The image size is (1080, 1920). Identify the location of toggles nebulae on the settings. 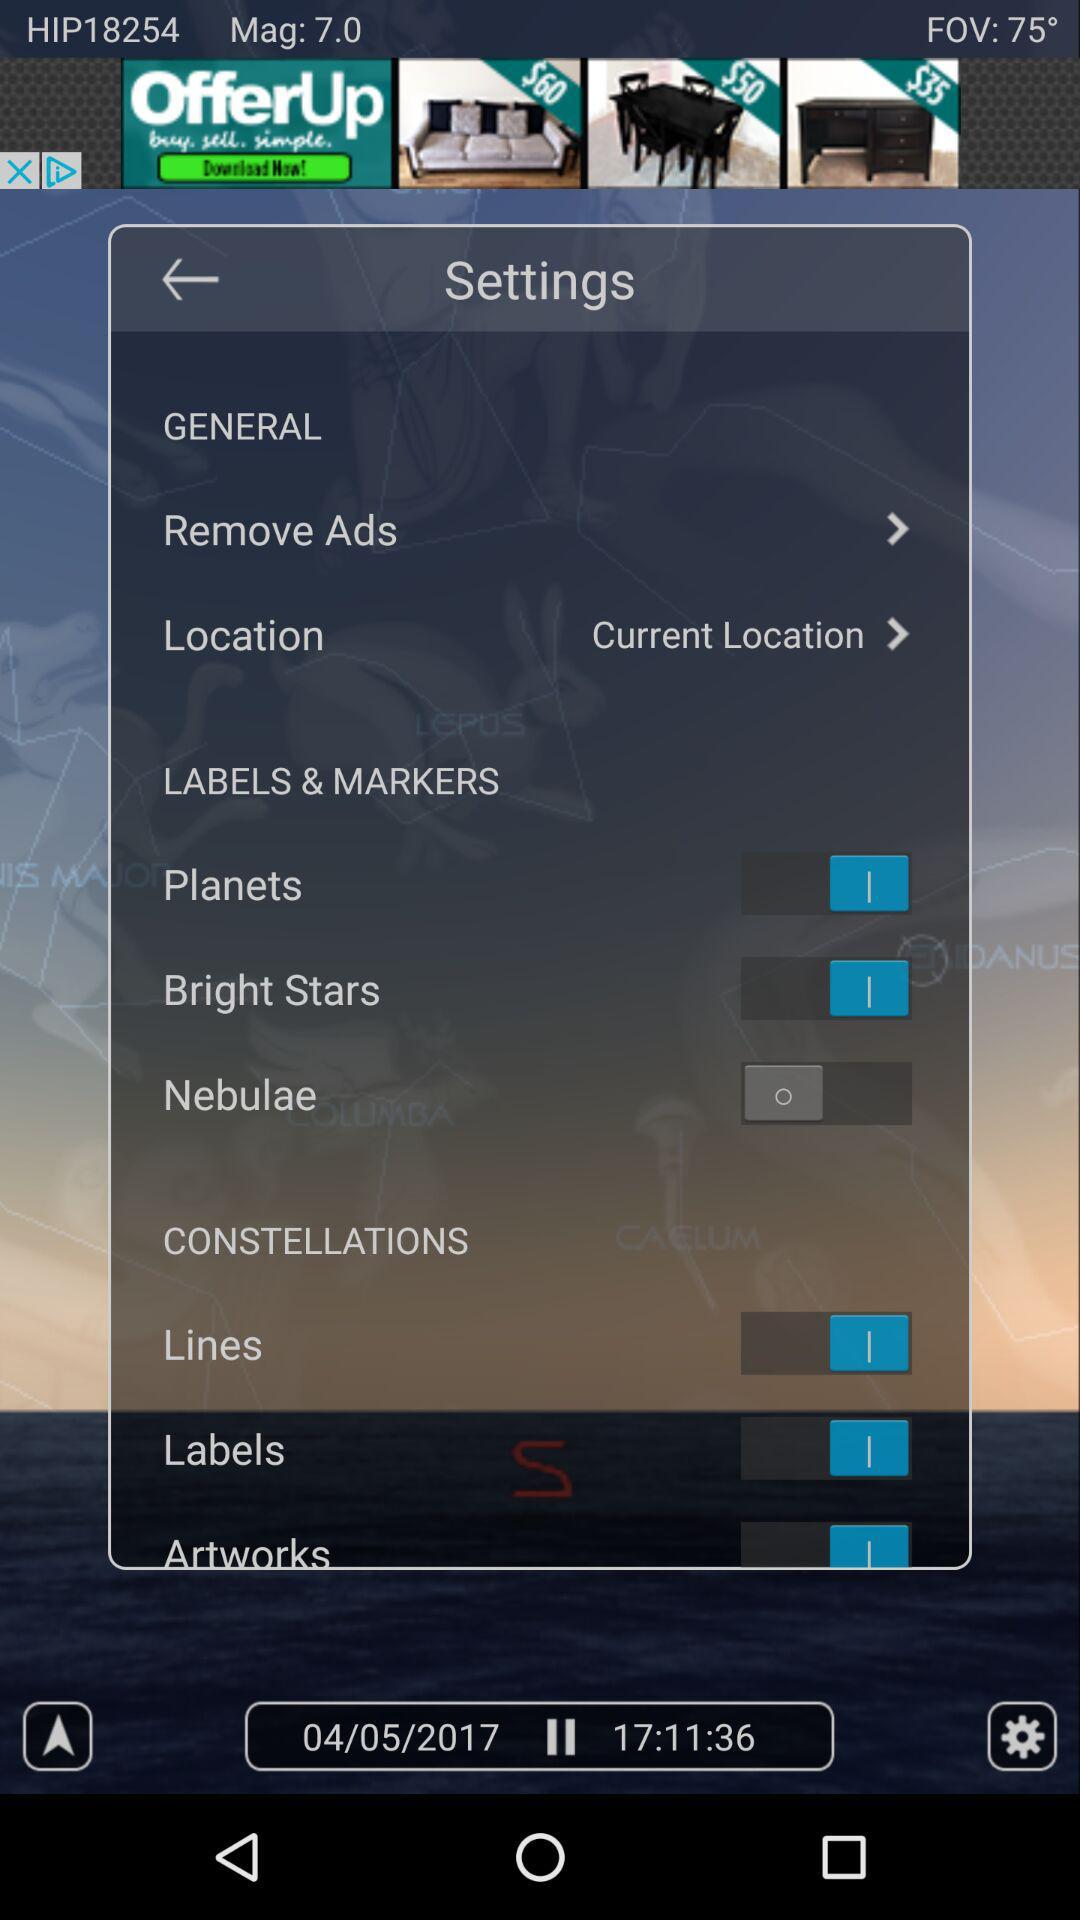
(852, 1092).